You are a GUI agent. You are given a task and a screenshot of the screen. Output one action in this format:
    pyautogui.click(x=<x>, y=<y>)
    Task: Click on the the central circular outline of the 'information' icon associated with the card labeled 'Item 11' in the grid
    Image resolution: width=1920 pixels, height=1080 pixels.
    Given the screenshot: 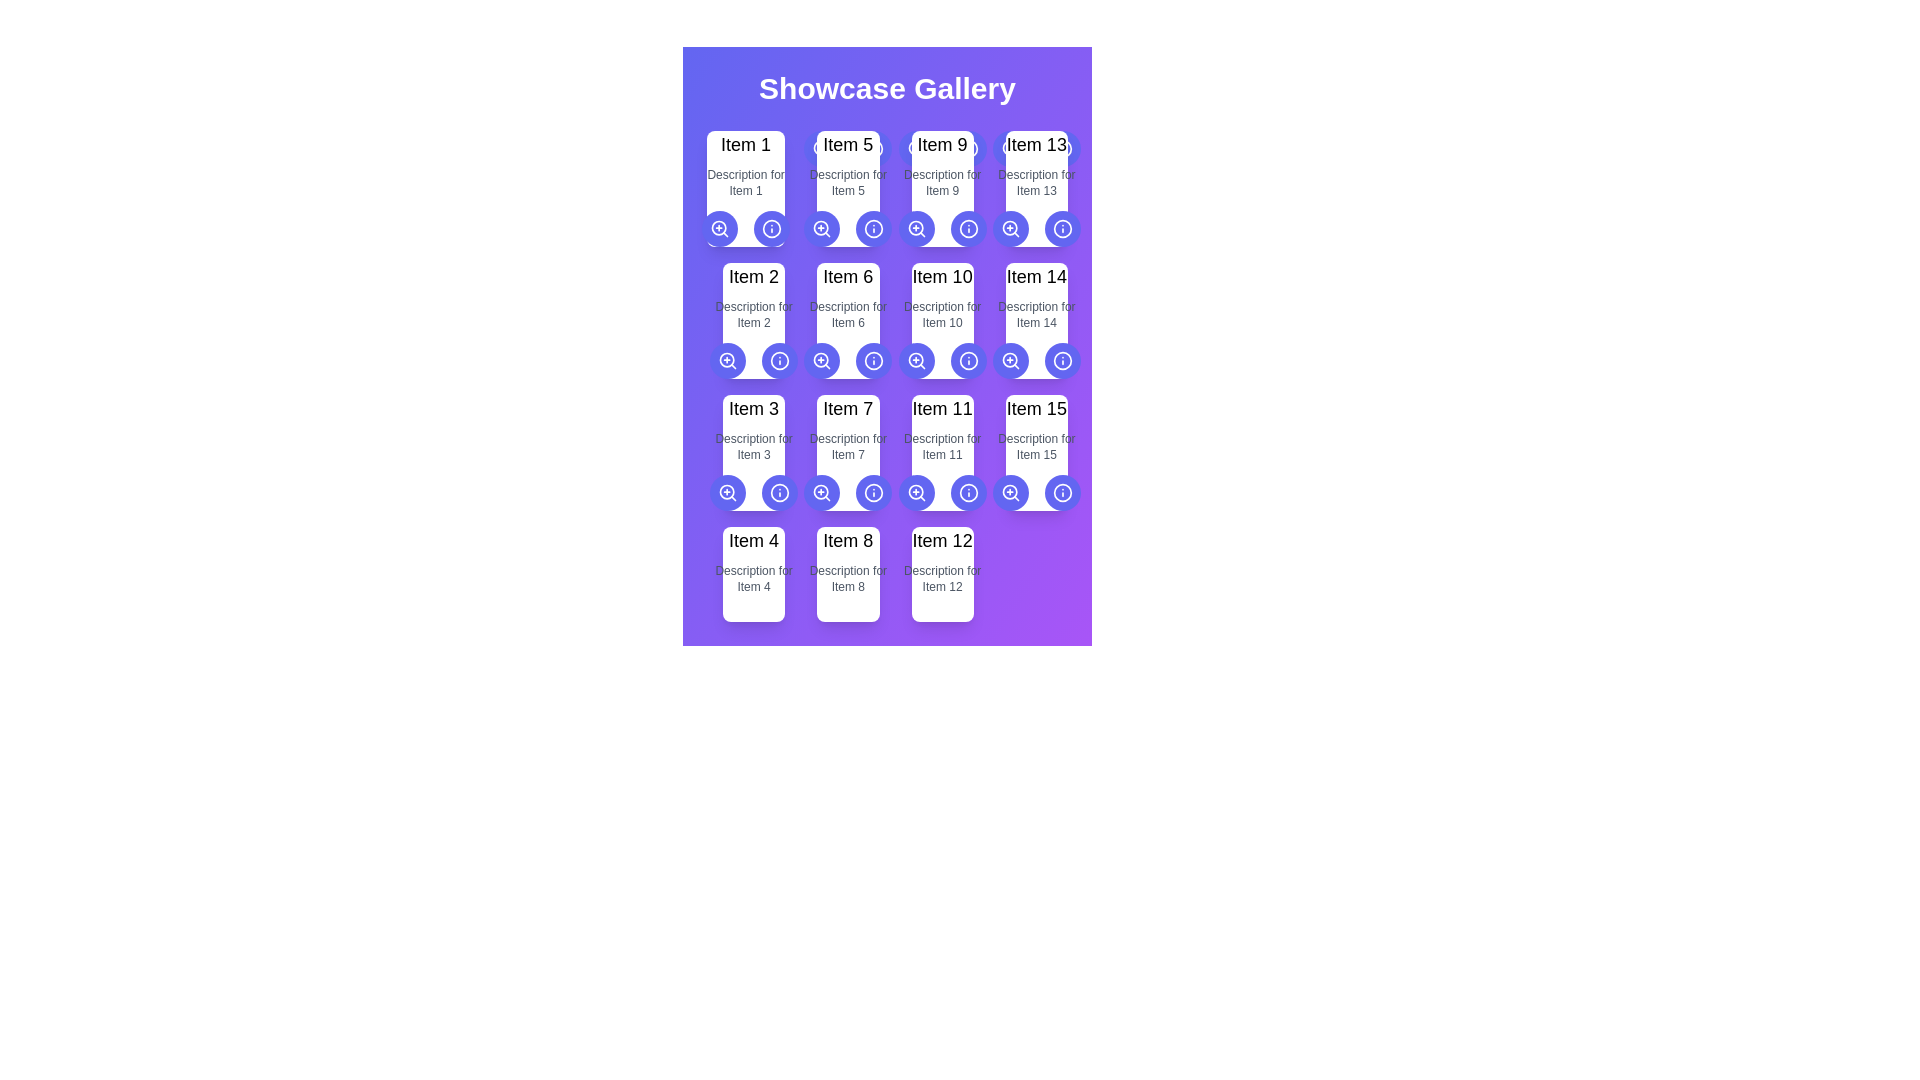 What is the action you would take?
    pyautogui.click(x=968, y=493)
    